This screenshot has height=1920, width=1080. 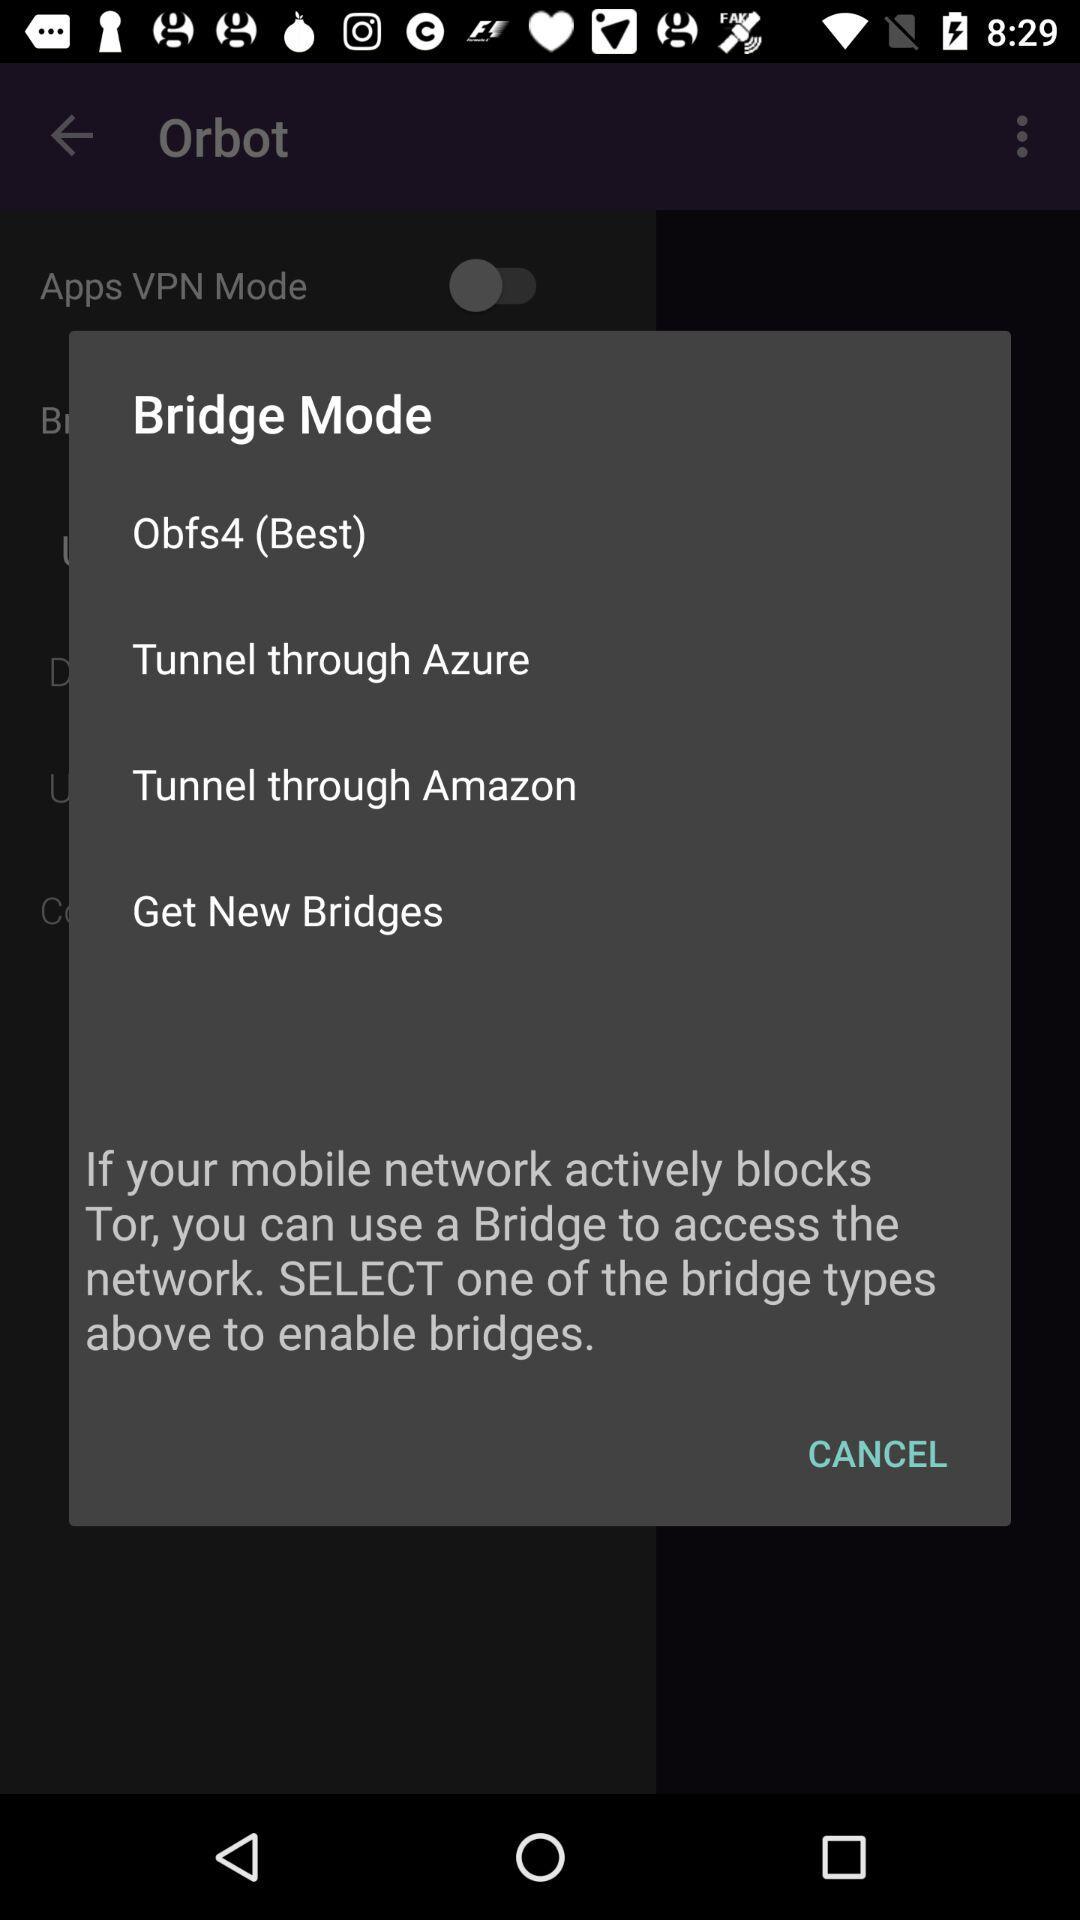 I want to click on icon at the bottom right corner, so click(x=876, y=1452).